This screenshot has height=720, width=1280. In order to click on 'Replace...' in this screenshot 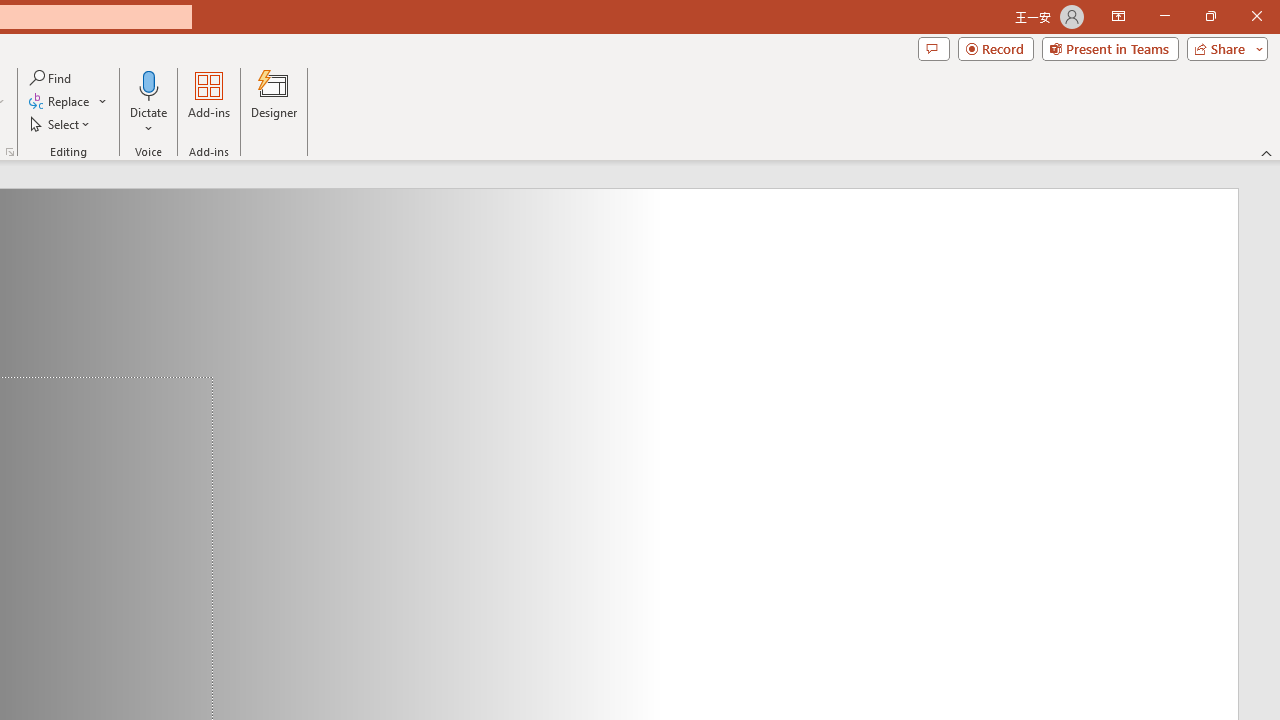, I will do `click(60, 101)`.